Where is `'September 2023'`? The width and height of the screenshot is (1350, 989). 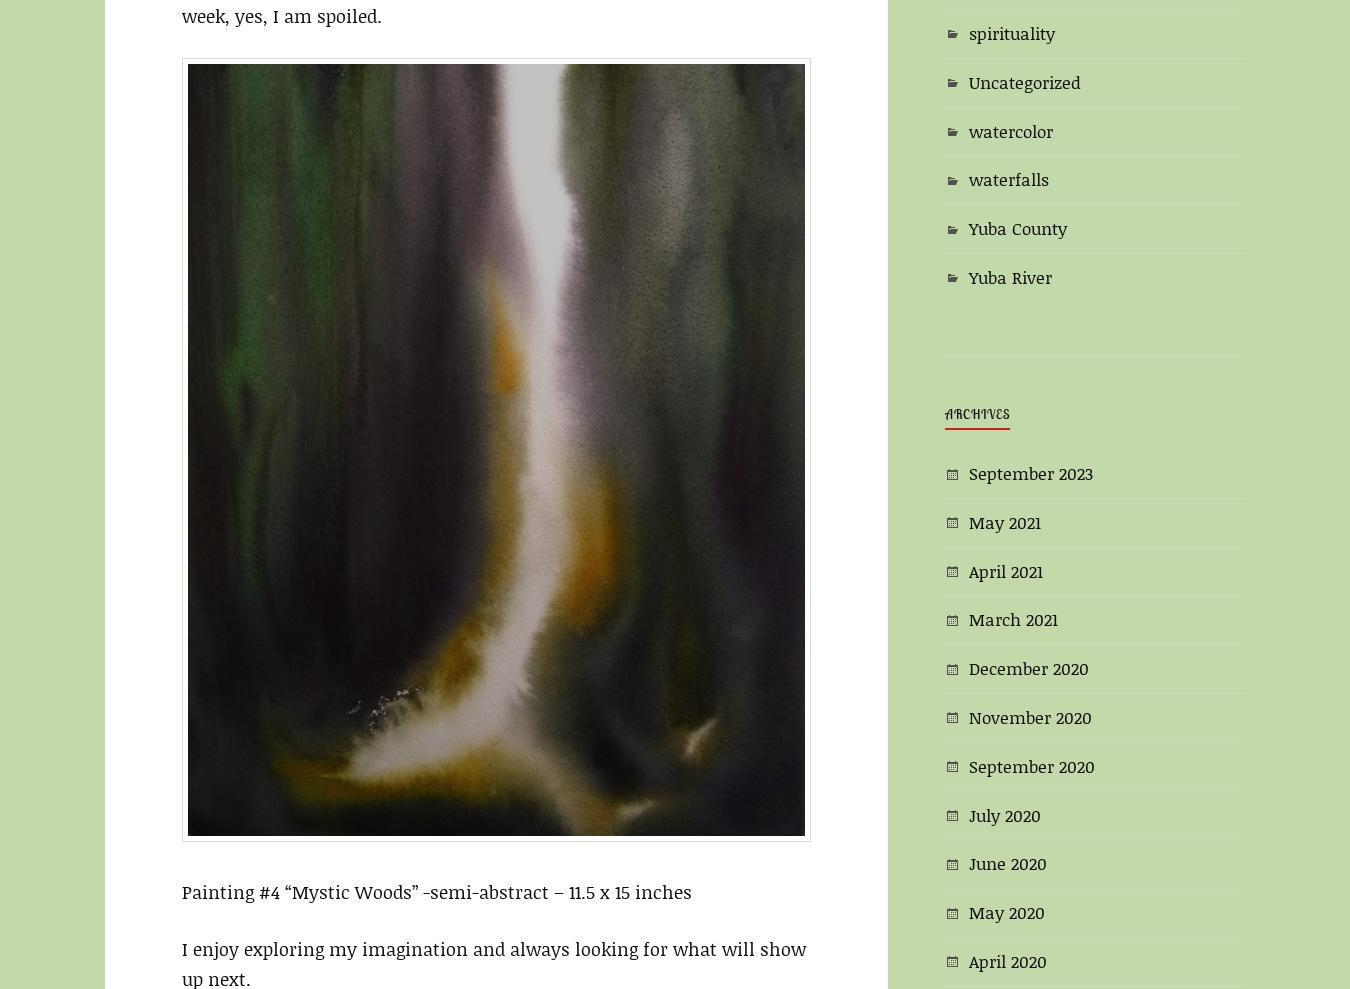 'September 2023' is located at coordinates (1030, 472).